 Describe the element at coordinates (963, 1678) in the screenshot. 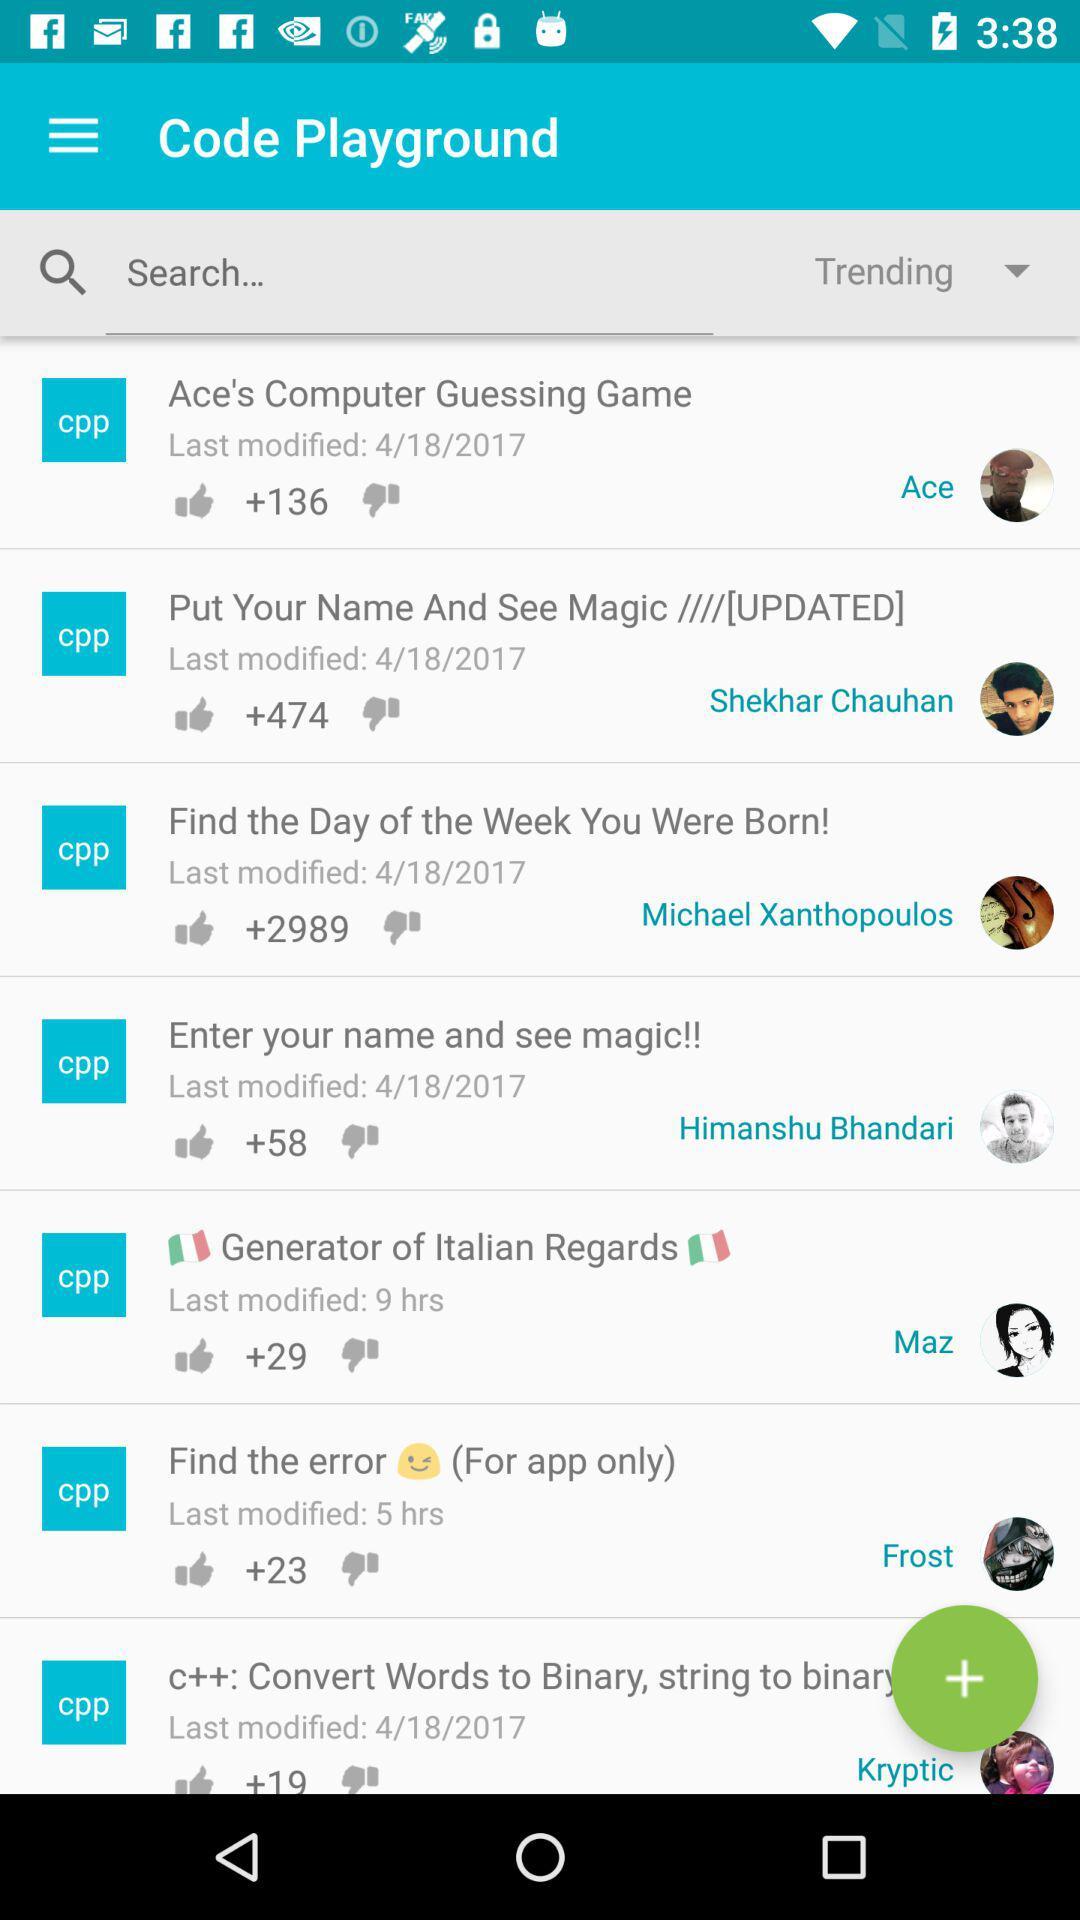

I see `click the add option` at that location.